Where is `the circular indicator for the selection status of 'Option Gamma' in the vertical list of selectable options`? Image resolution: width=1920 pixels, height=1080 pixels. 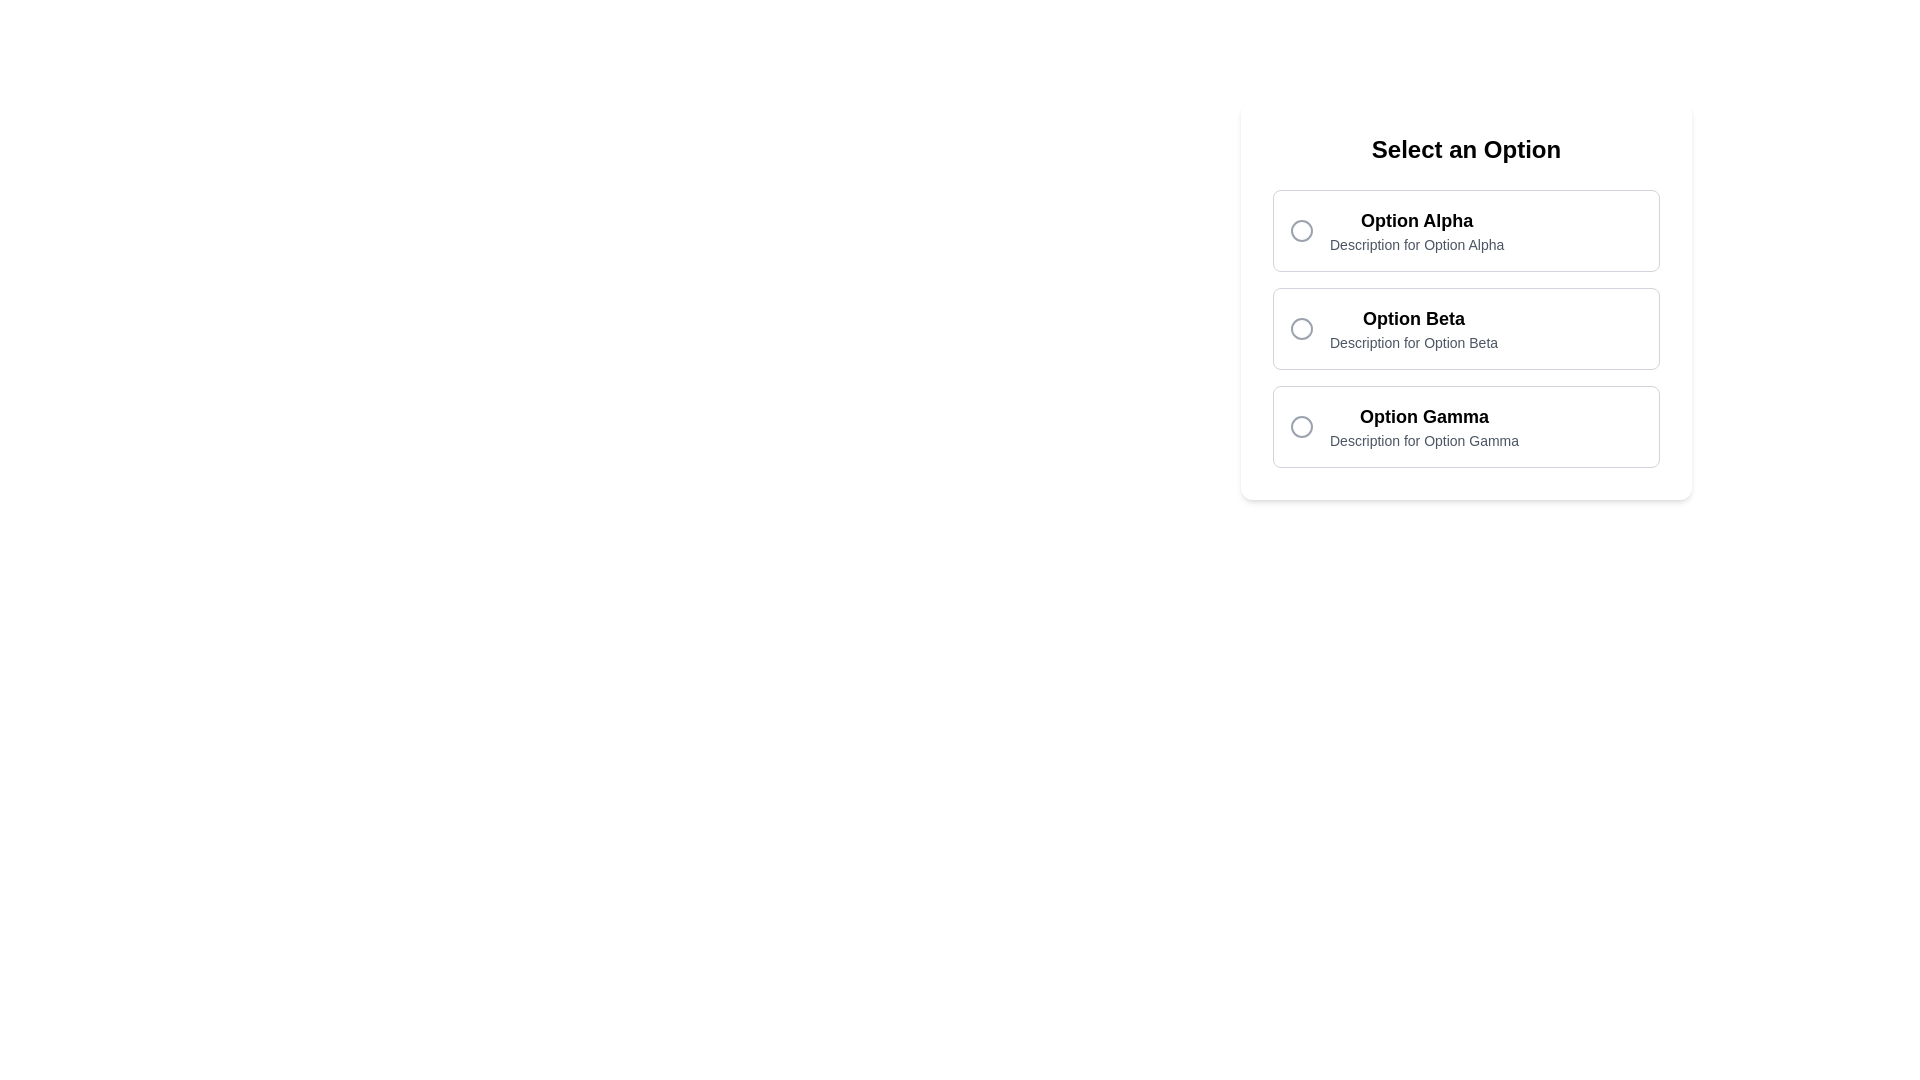 the circular indicator for the selection status of 'Option Gamma' in the vertical list of selectable options is located at coordinates (1301, 426).